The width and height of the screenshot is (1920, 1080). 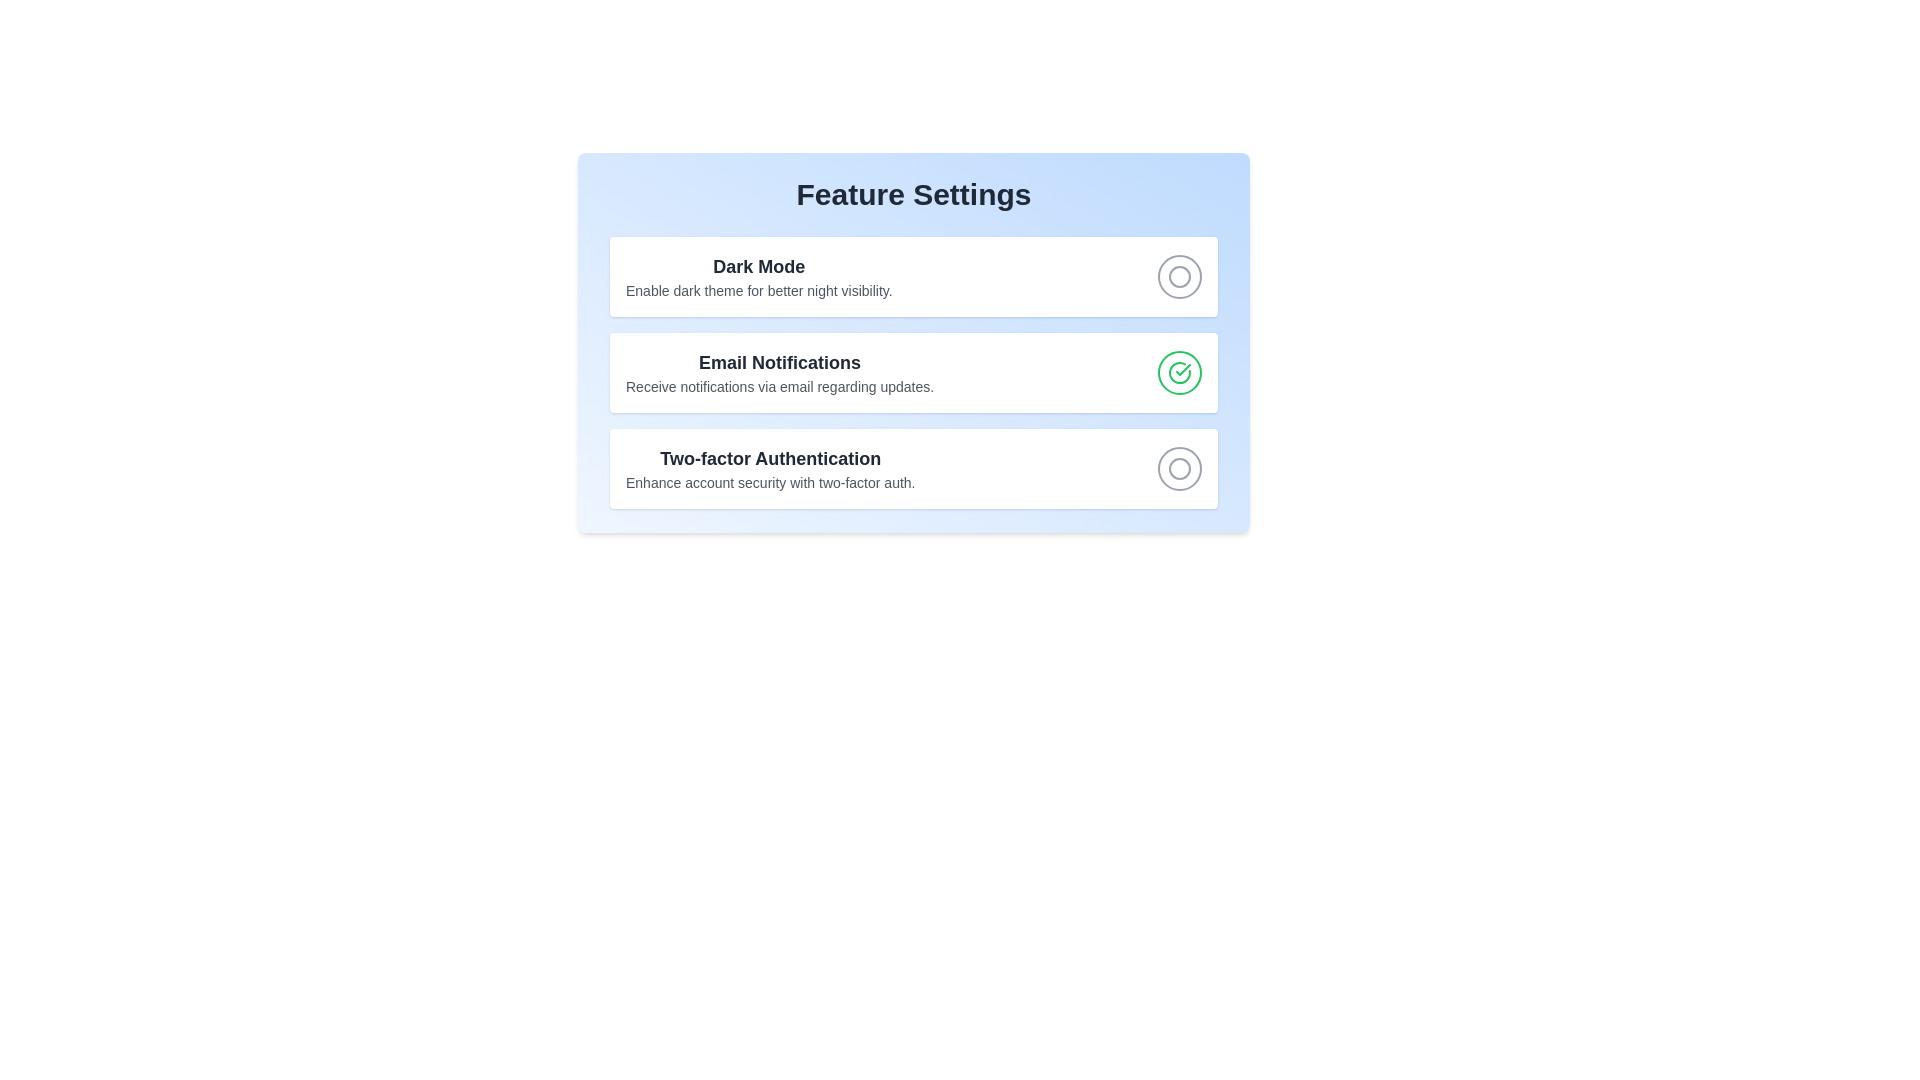 What do you see at coordinates (769, 459) in the screenshot?
I see `the text label displaying 'Two-factor Authentication', which is a bold, large-sized title in dark gray color, located at the top of the third feature block in the 'Feature Settings' interface` at bounding box center [769, 459].